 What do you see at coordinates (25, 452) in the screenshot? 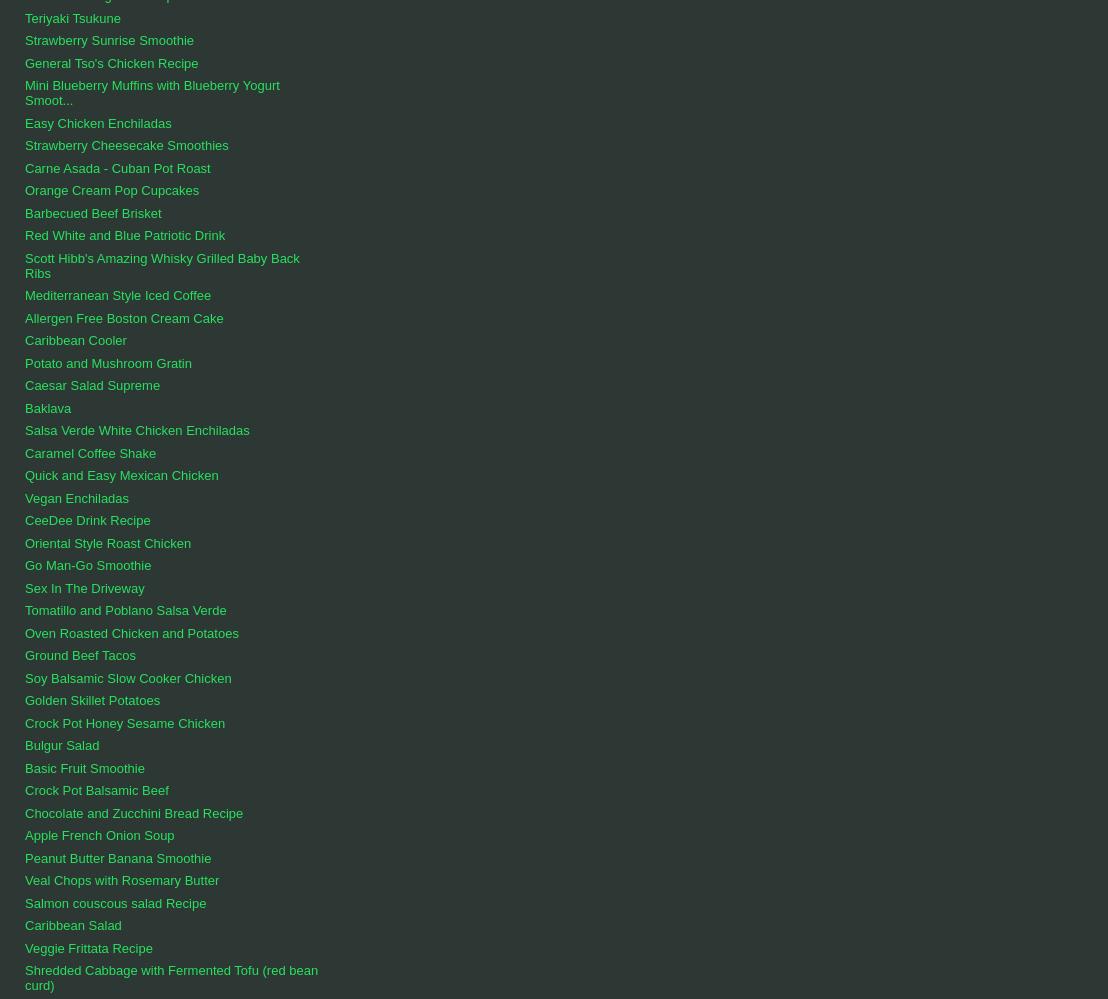
I see `'Caramel Coffee Shake'` at bounding box center [25, 452].